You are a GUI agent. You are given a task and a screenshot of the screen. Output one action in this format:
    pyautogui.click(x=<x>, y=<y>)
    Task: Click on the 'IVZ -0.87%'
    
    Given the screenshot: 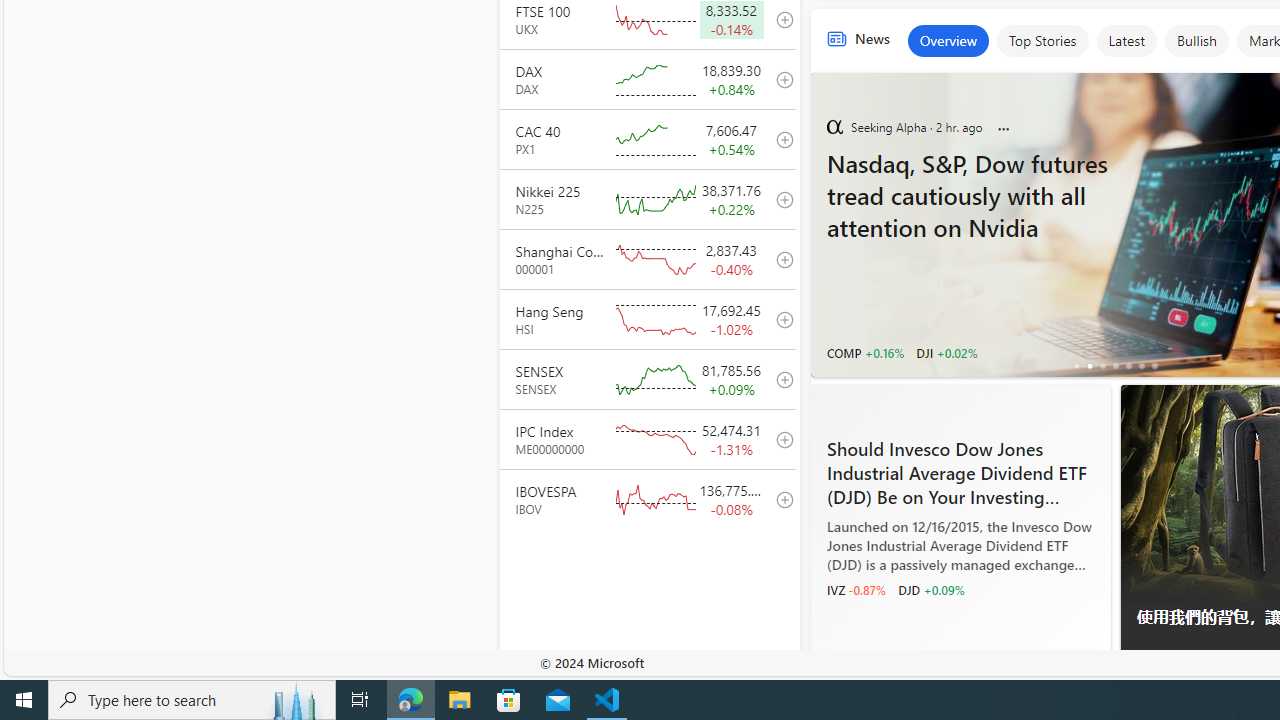 What is the action you would take?
    pyautogui.click(x=855, y=589)
    